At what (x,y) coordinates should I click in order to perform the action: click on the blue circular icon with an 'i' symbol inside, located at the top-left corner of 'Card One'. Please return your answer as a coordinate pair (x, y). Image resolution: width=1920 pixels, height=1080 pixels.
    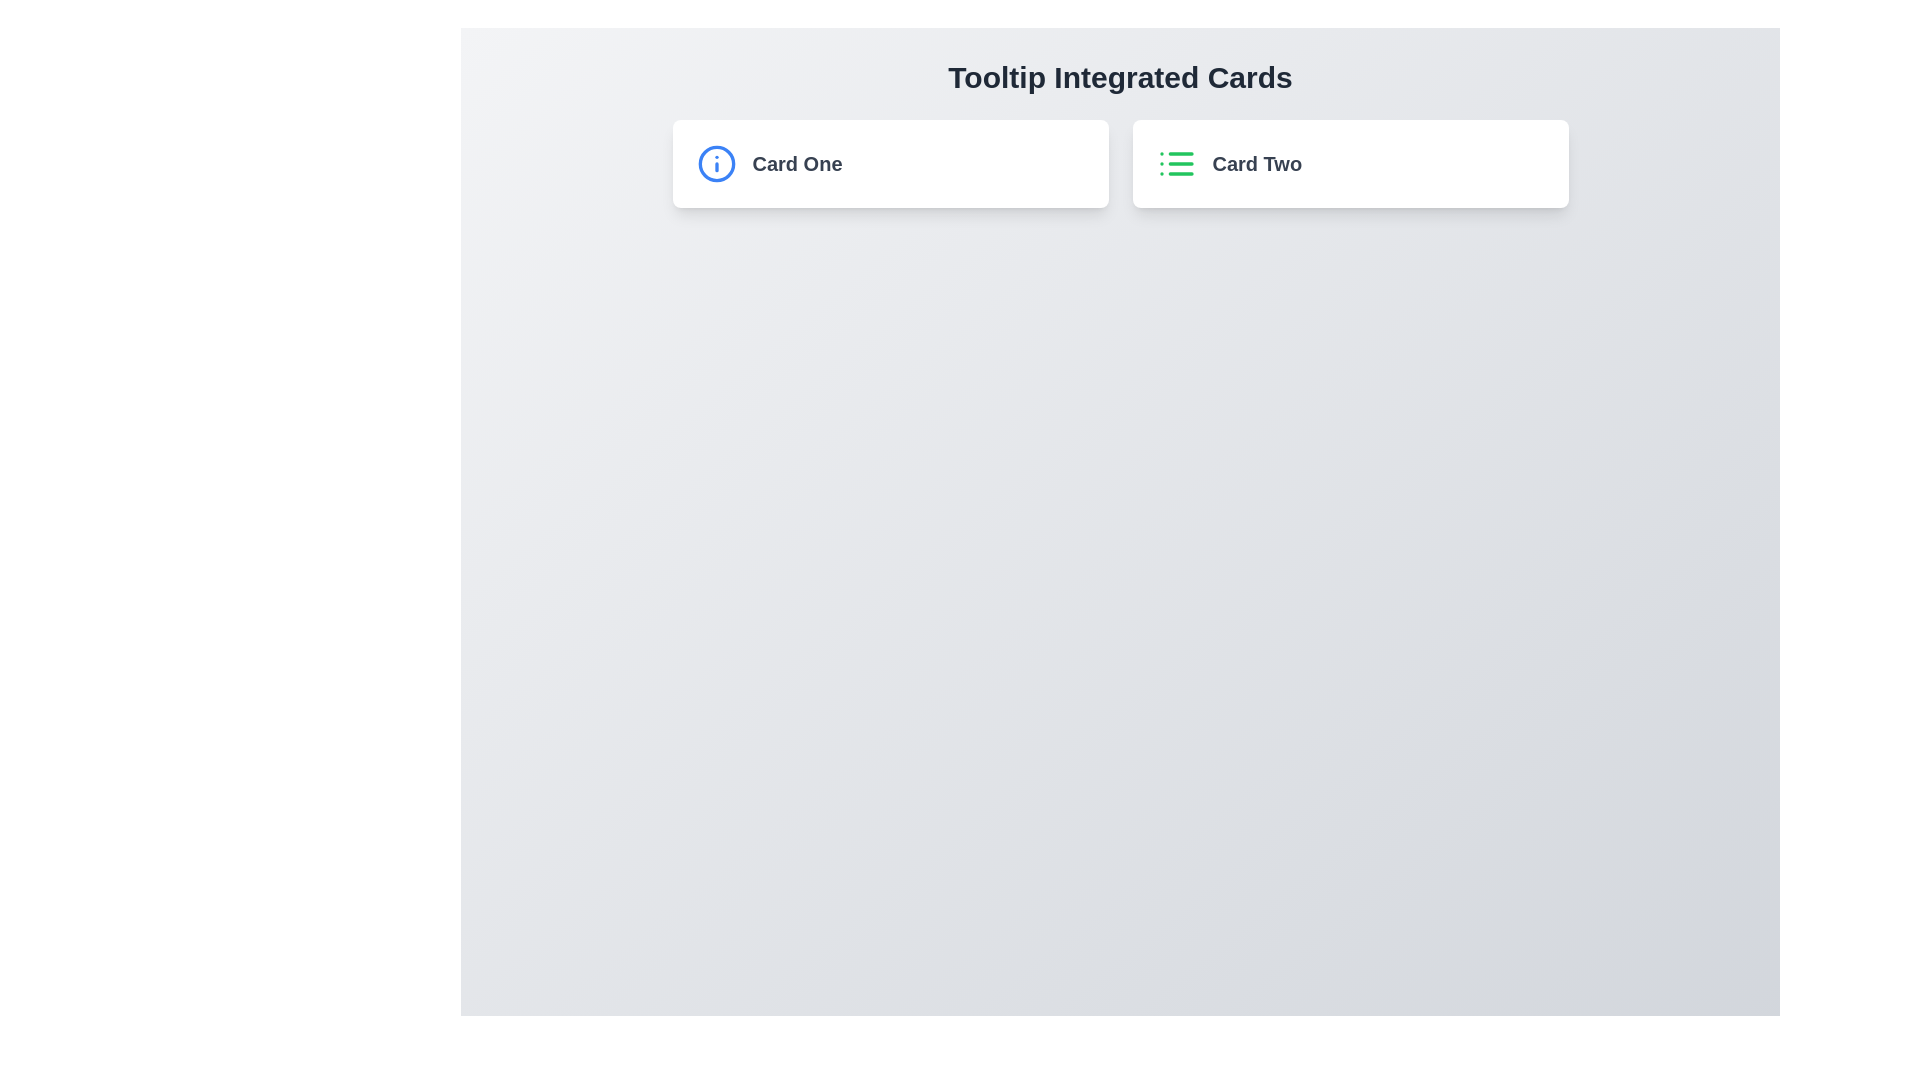
    Looking at the image, I should click on (716, 163).